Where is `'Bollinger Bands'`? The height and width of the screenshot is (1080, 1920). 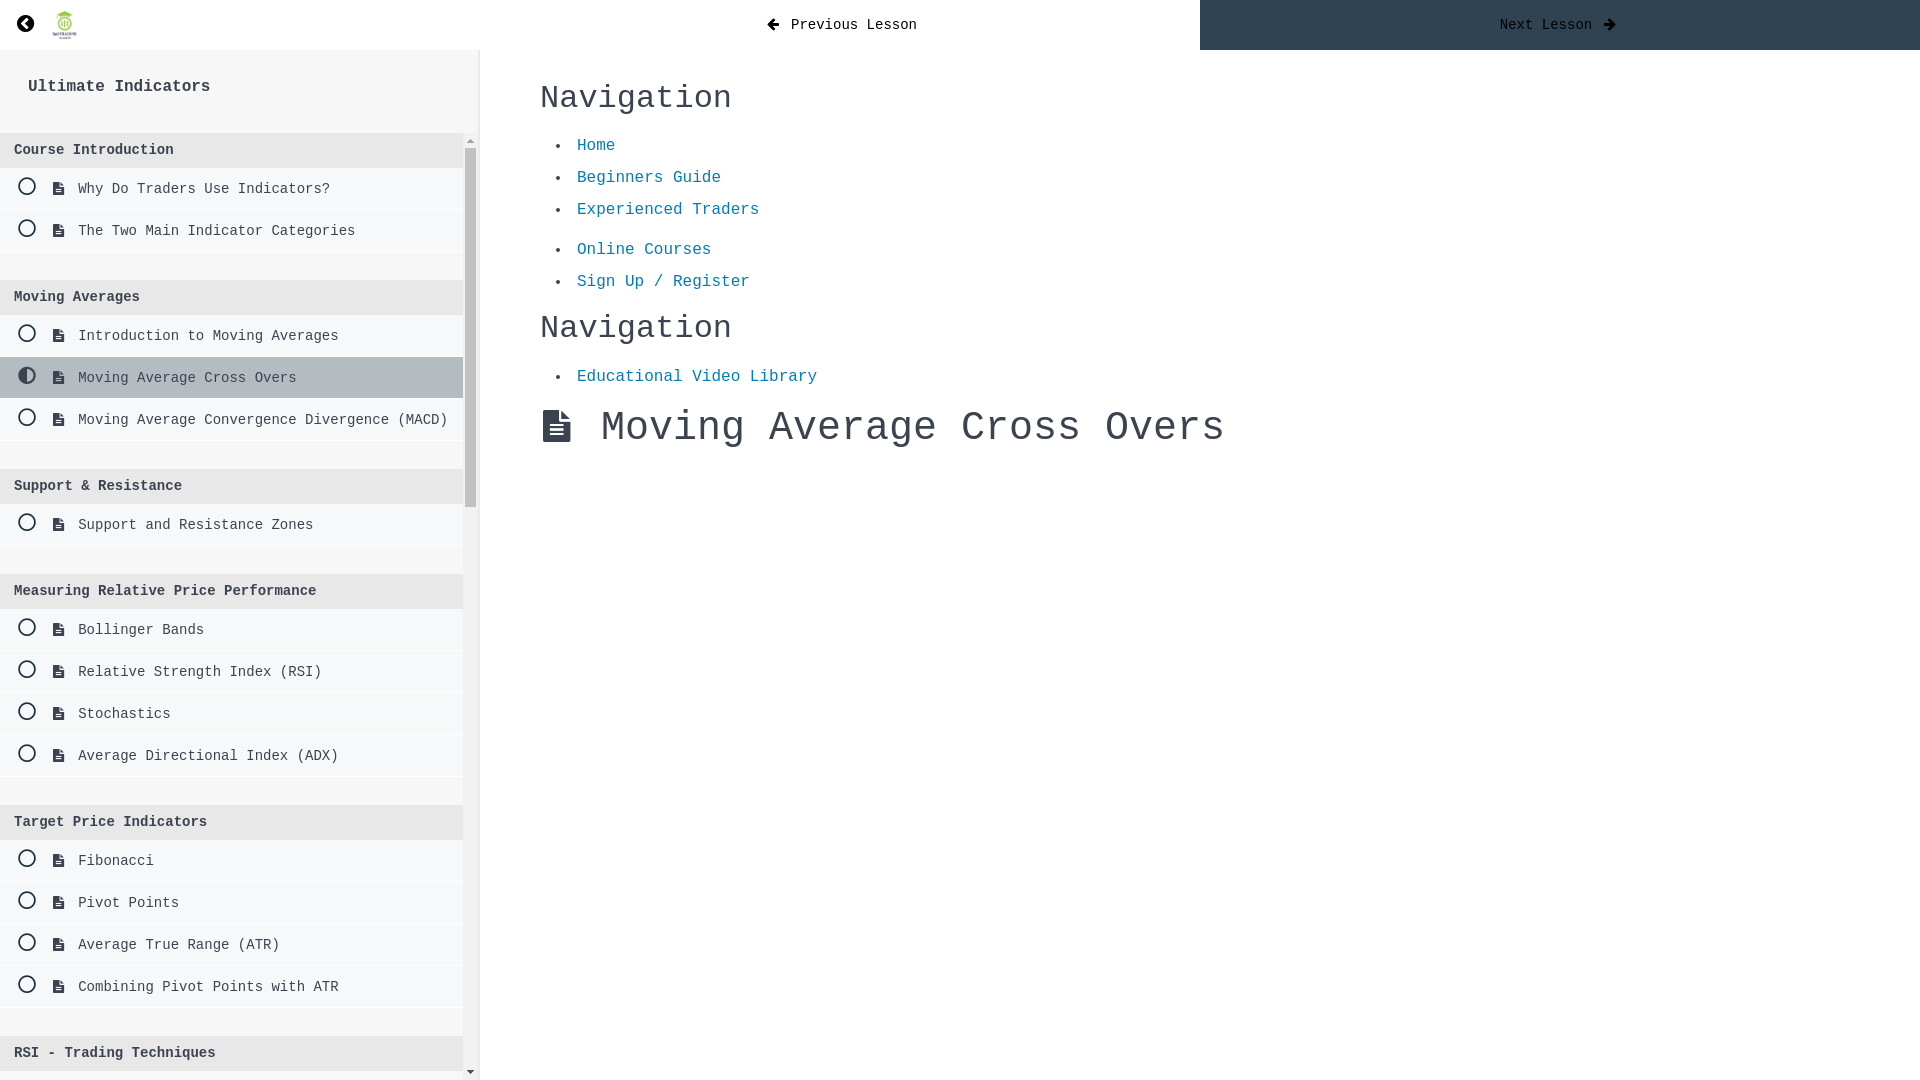
'Bollinger Bands' is located at coordinates (231, 628).